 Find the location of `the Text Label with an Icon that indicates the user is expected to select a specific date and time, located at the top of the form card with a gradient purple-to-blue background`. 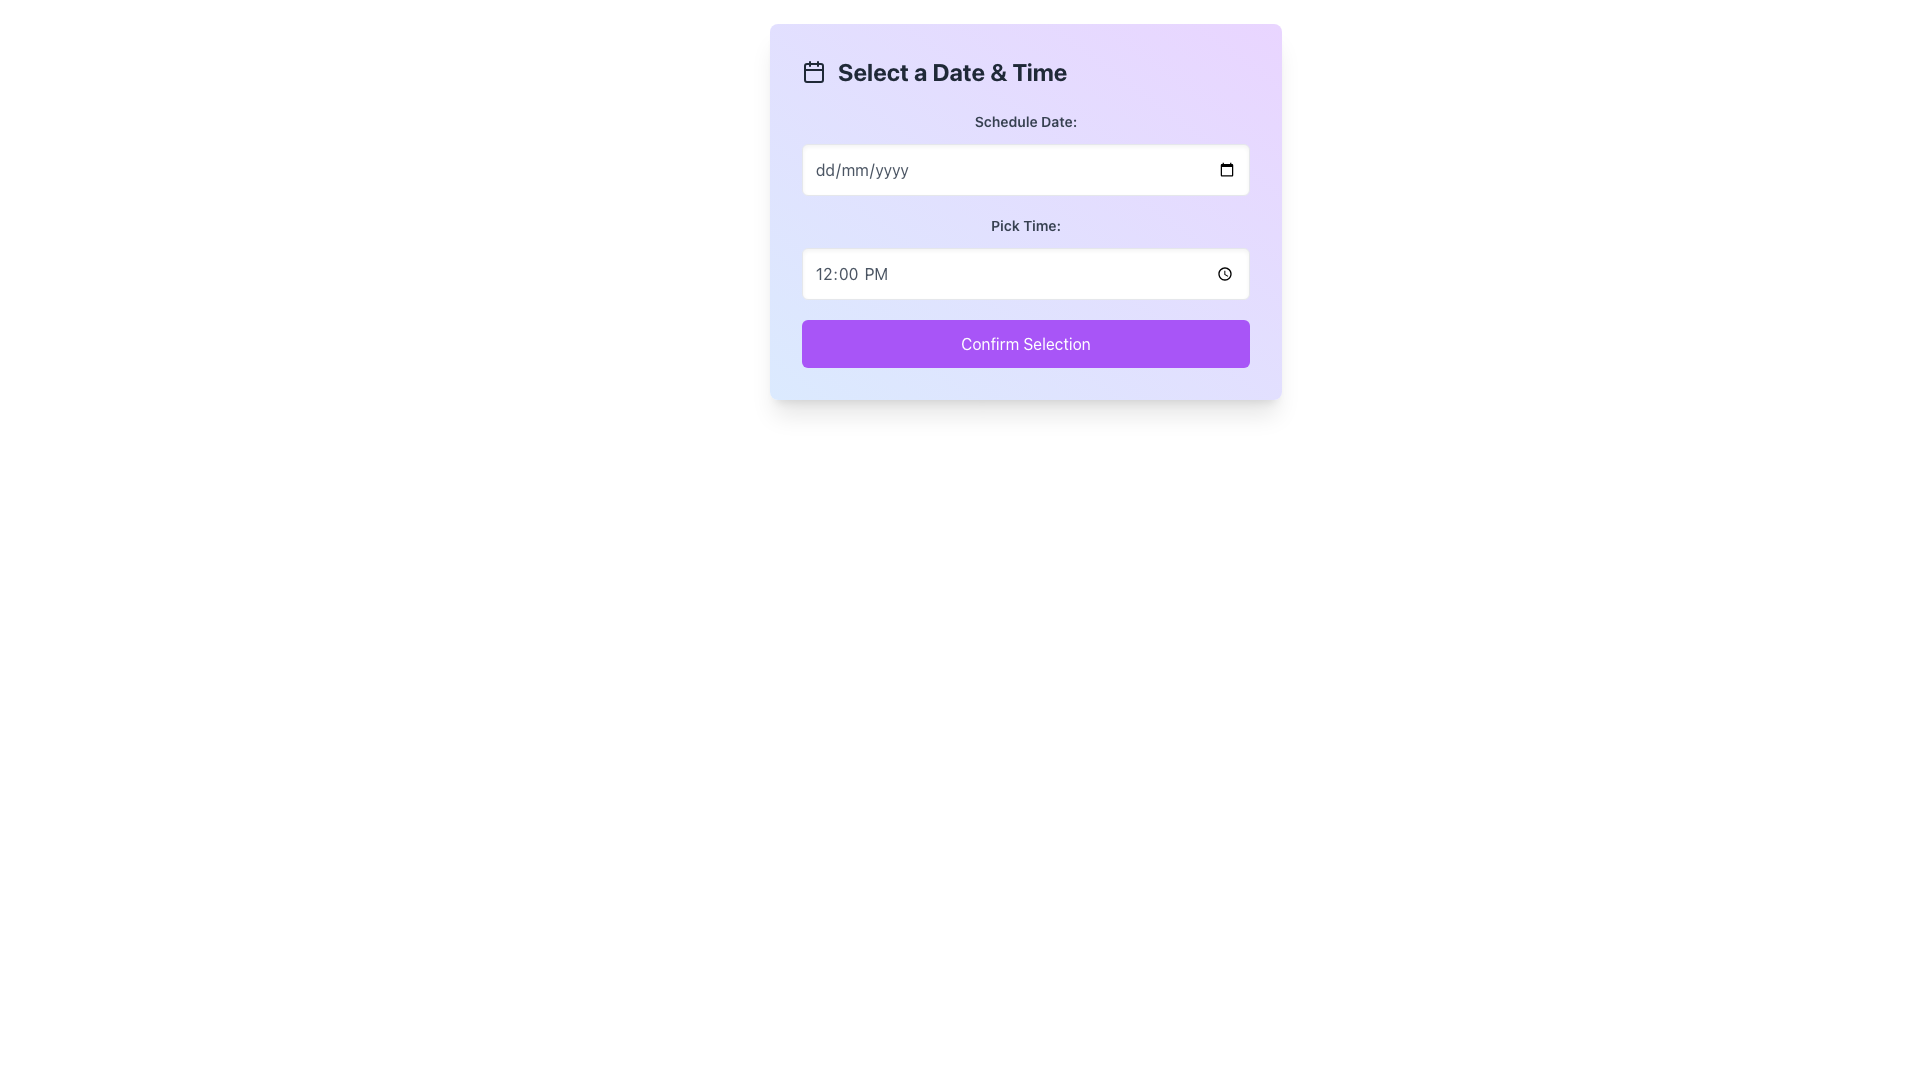

the Text Label with an Icon that indicates the user is expected to select a specific date and time, located at the top of the form card with a gradient purple-to-blue background is located at coordinates (1026, 71).